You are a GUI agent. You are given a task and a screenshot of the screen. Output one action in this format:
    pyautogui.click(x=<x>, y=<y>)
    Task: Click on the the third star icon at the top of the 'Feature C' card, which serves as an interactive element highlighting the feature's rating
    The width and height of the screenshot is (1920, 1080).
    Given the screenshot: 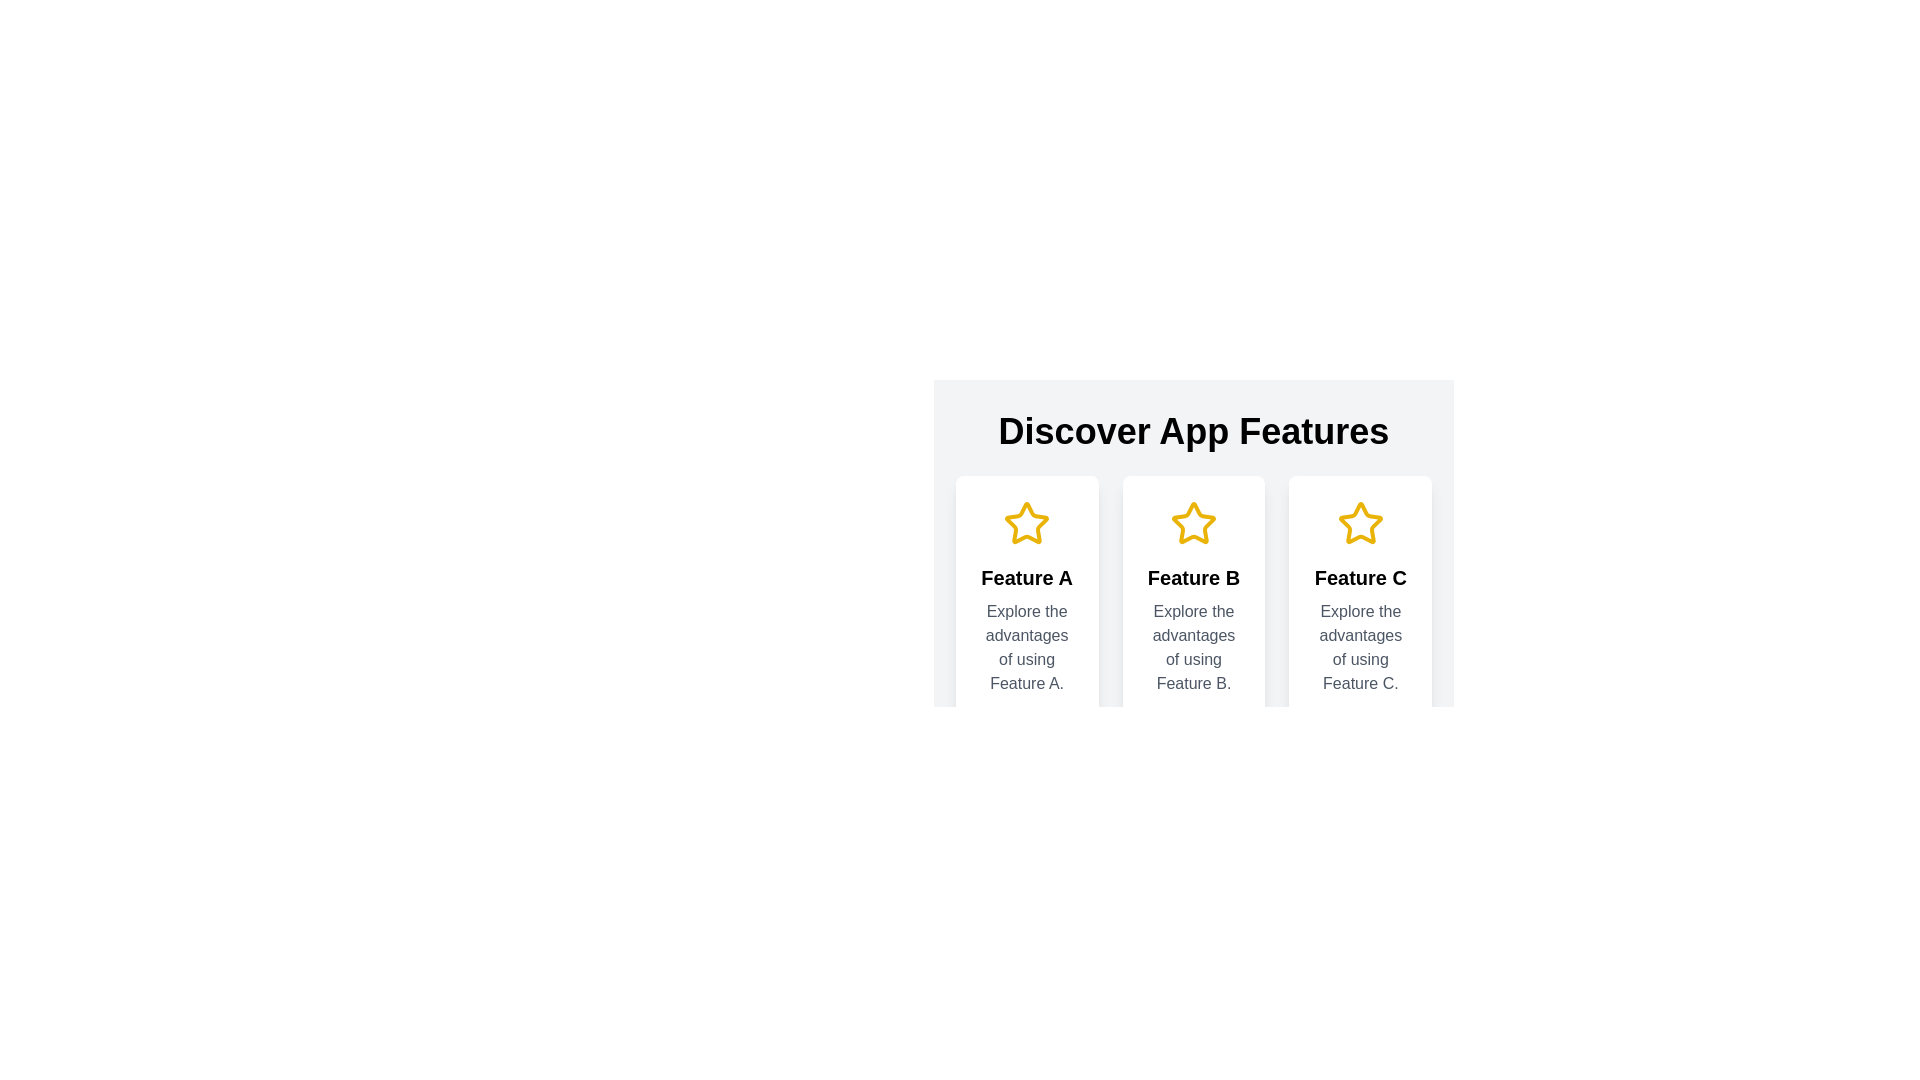 What is the action you would take?
    pyautogui.click(x=1360, y=523)
    